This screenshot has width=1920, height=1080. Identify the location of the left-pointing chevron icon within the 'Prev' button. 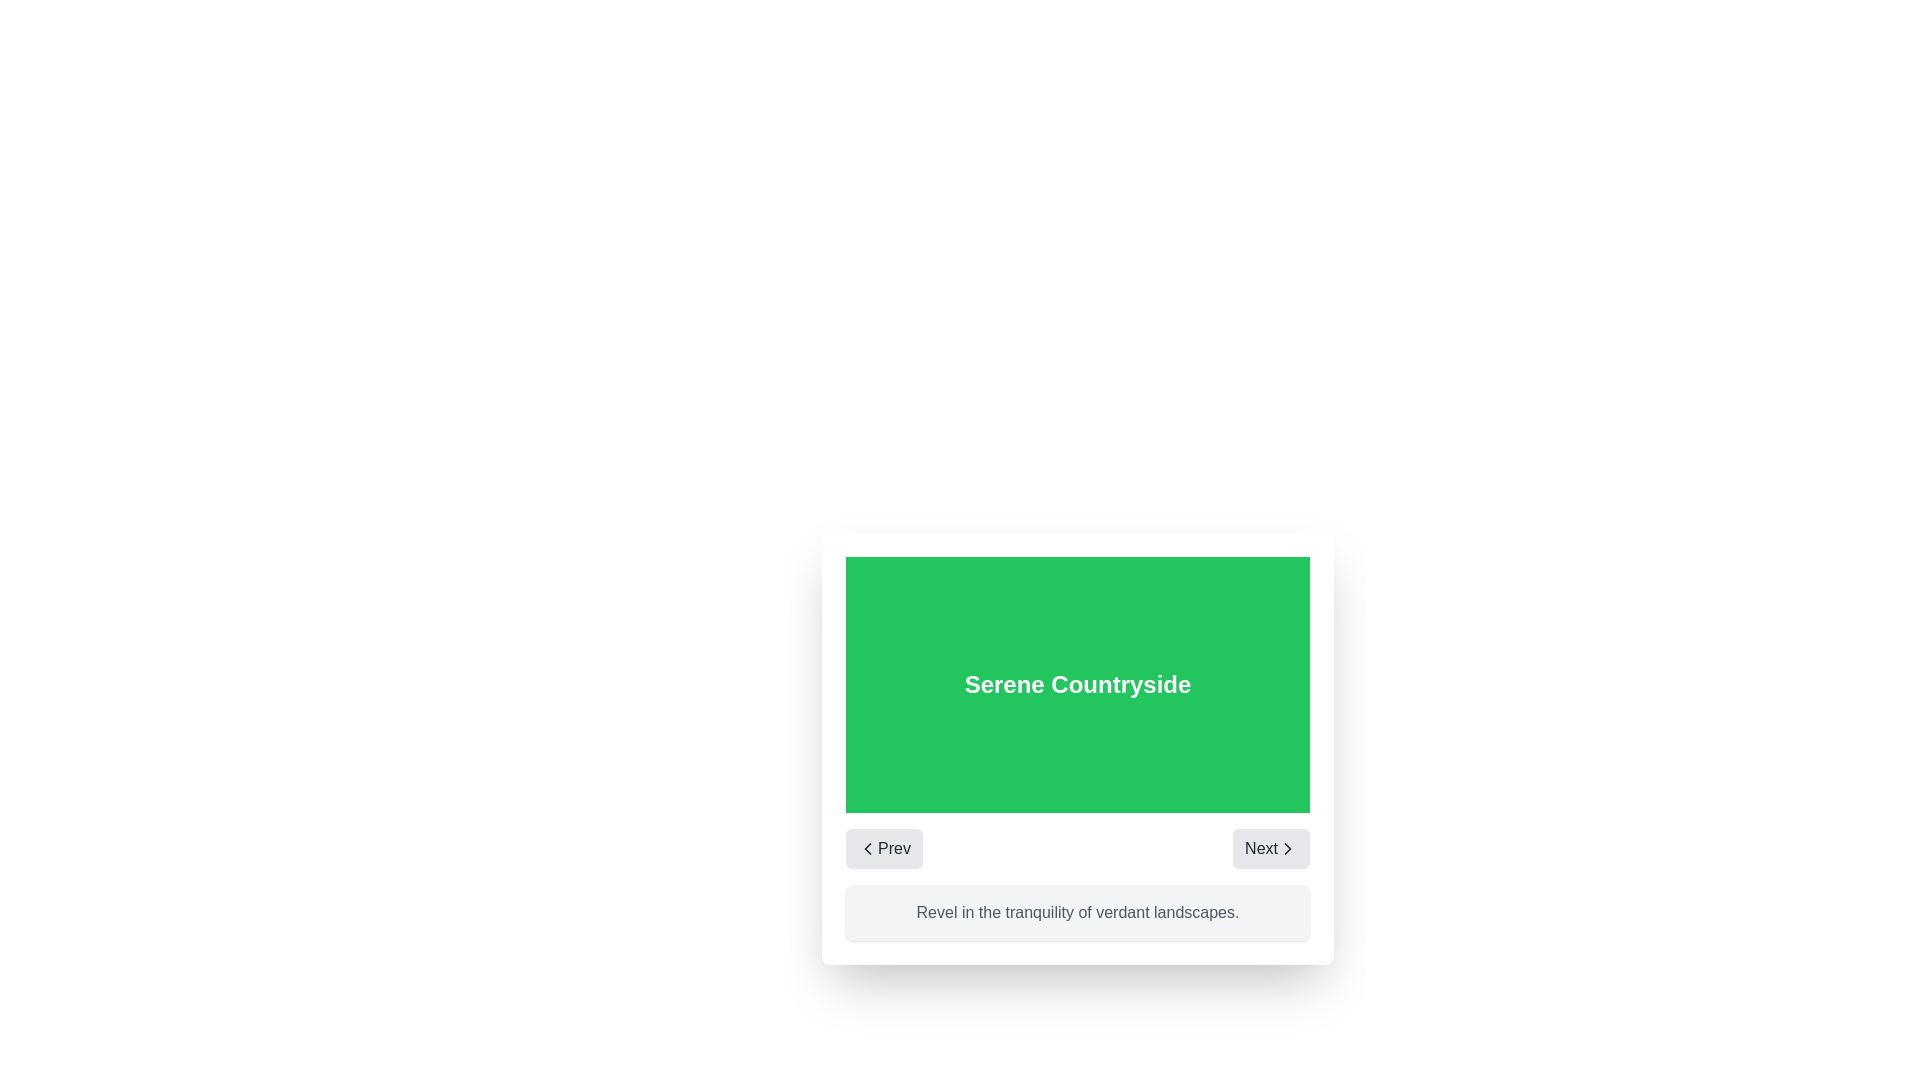
(868, 848).